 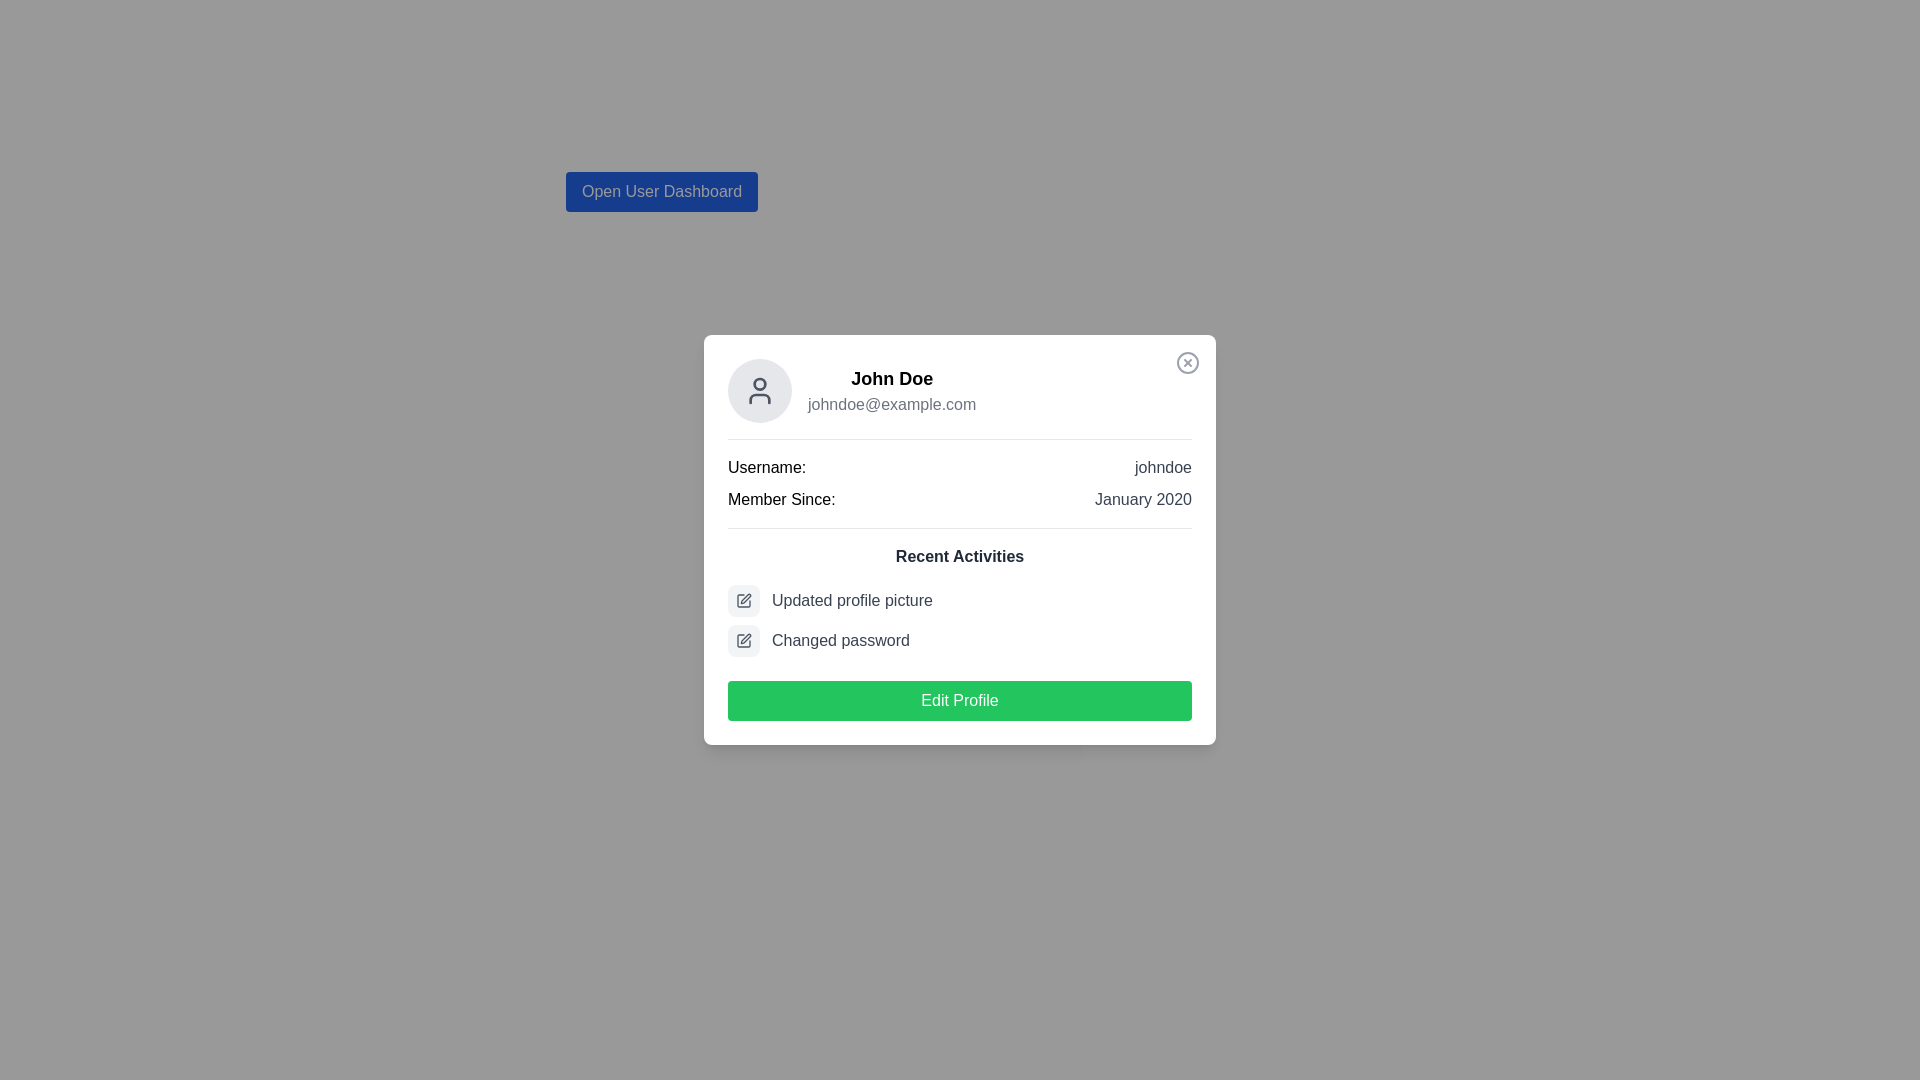 What do you see at coordinates (891, 405) in the screenshot?
I see `the email address 'johndoe@example.com' displayed in gray text within the user profile card, located beneath the username 'John Doe'` at bounding box center [891, 405].